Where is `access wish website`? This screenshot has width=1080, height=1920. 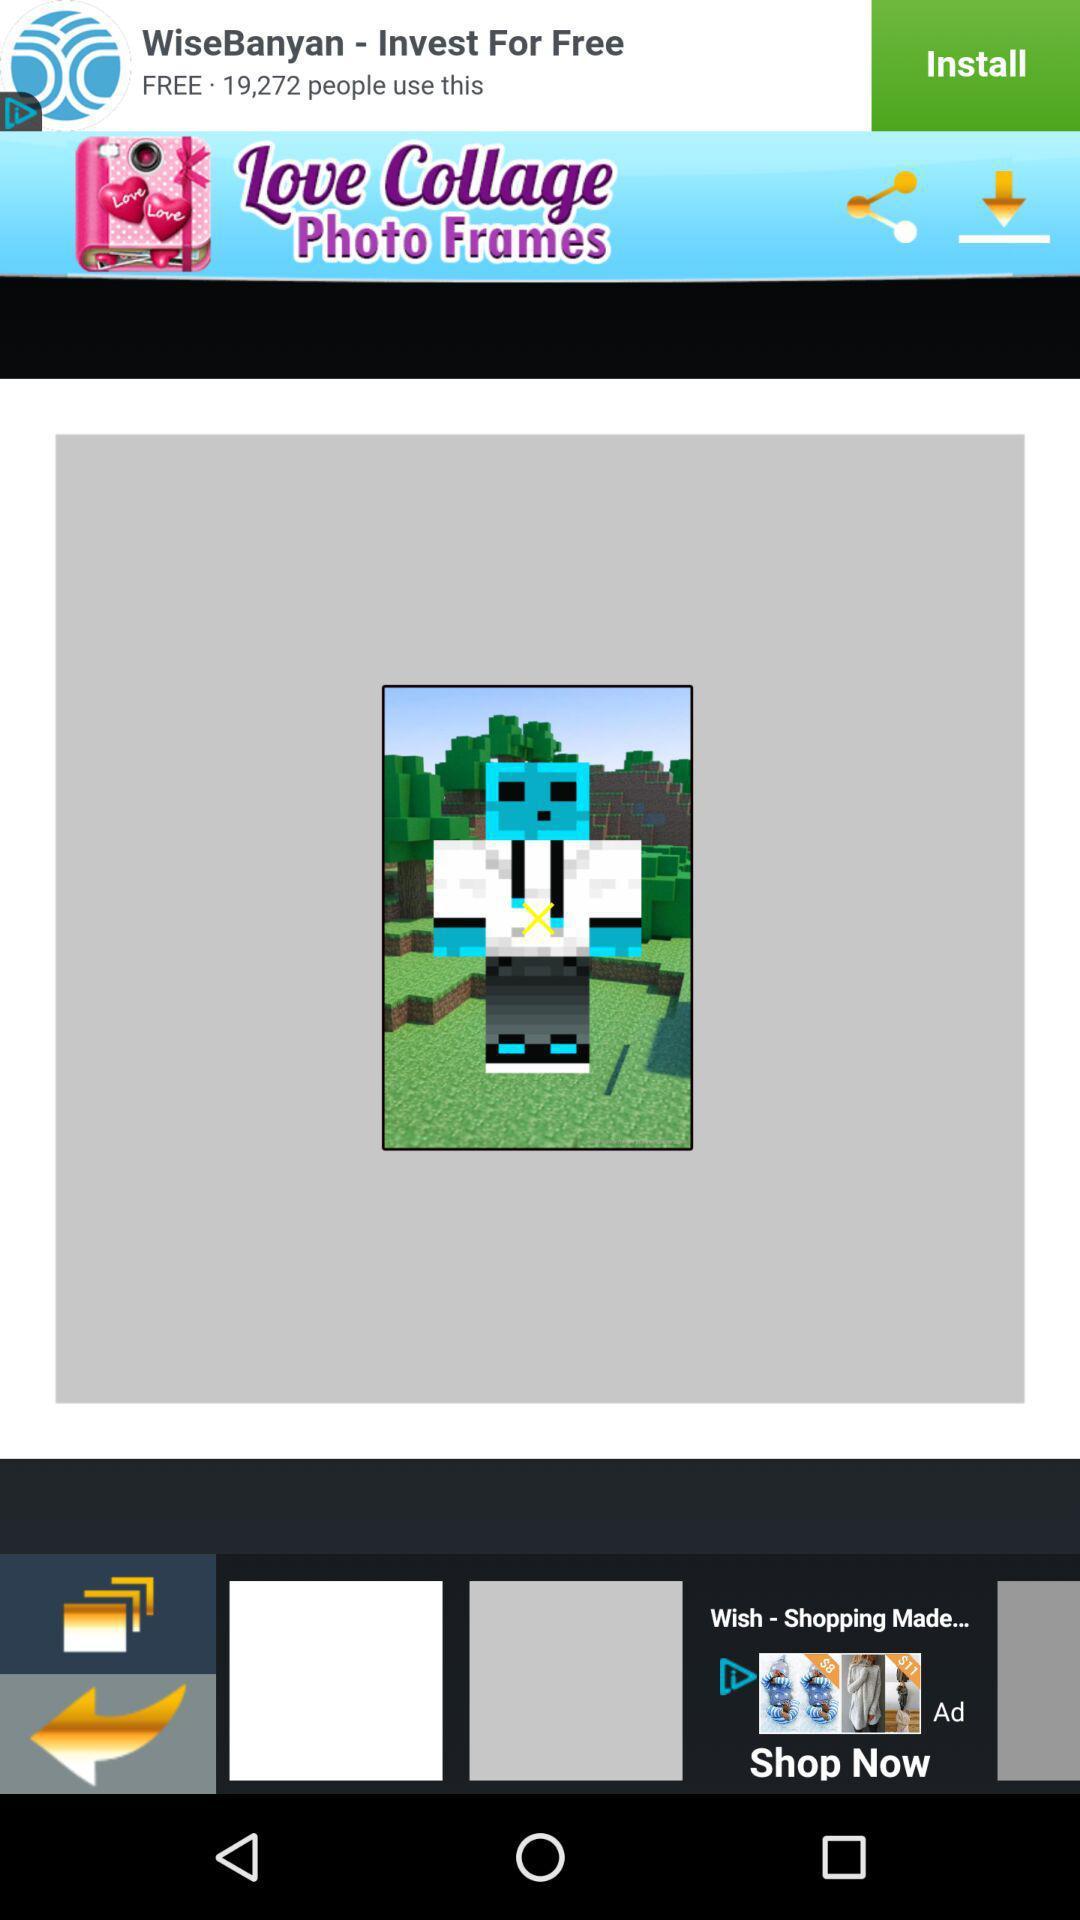
access wish website is located at coordinates (840, 1692).